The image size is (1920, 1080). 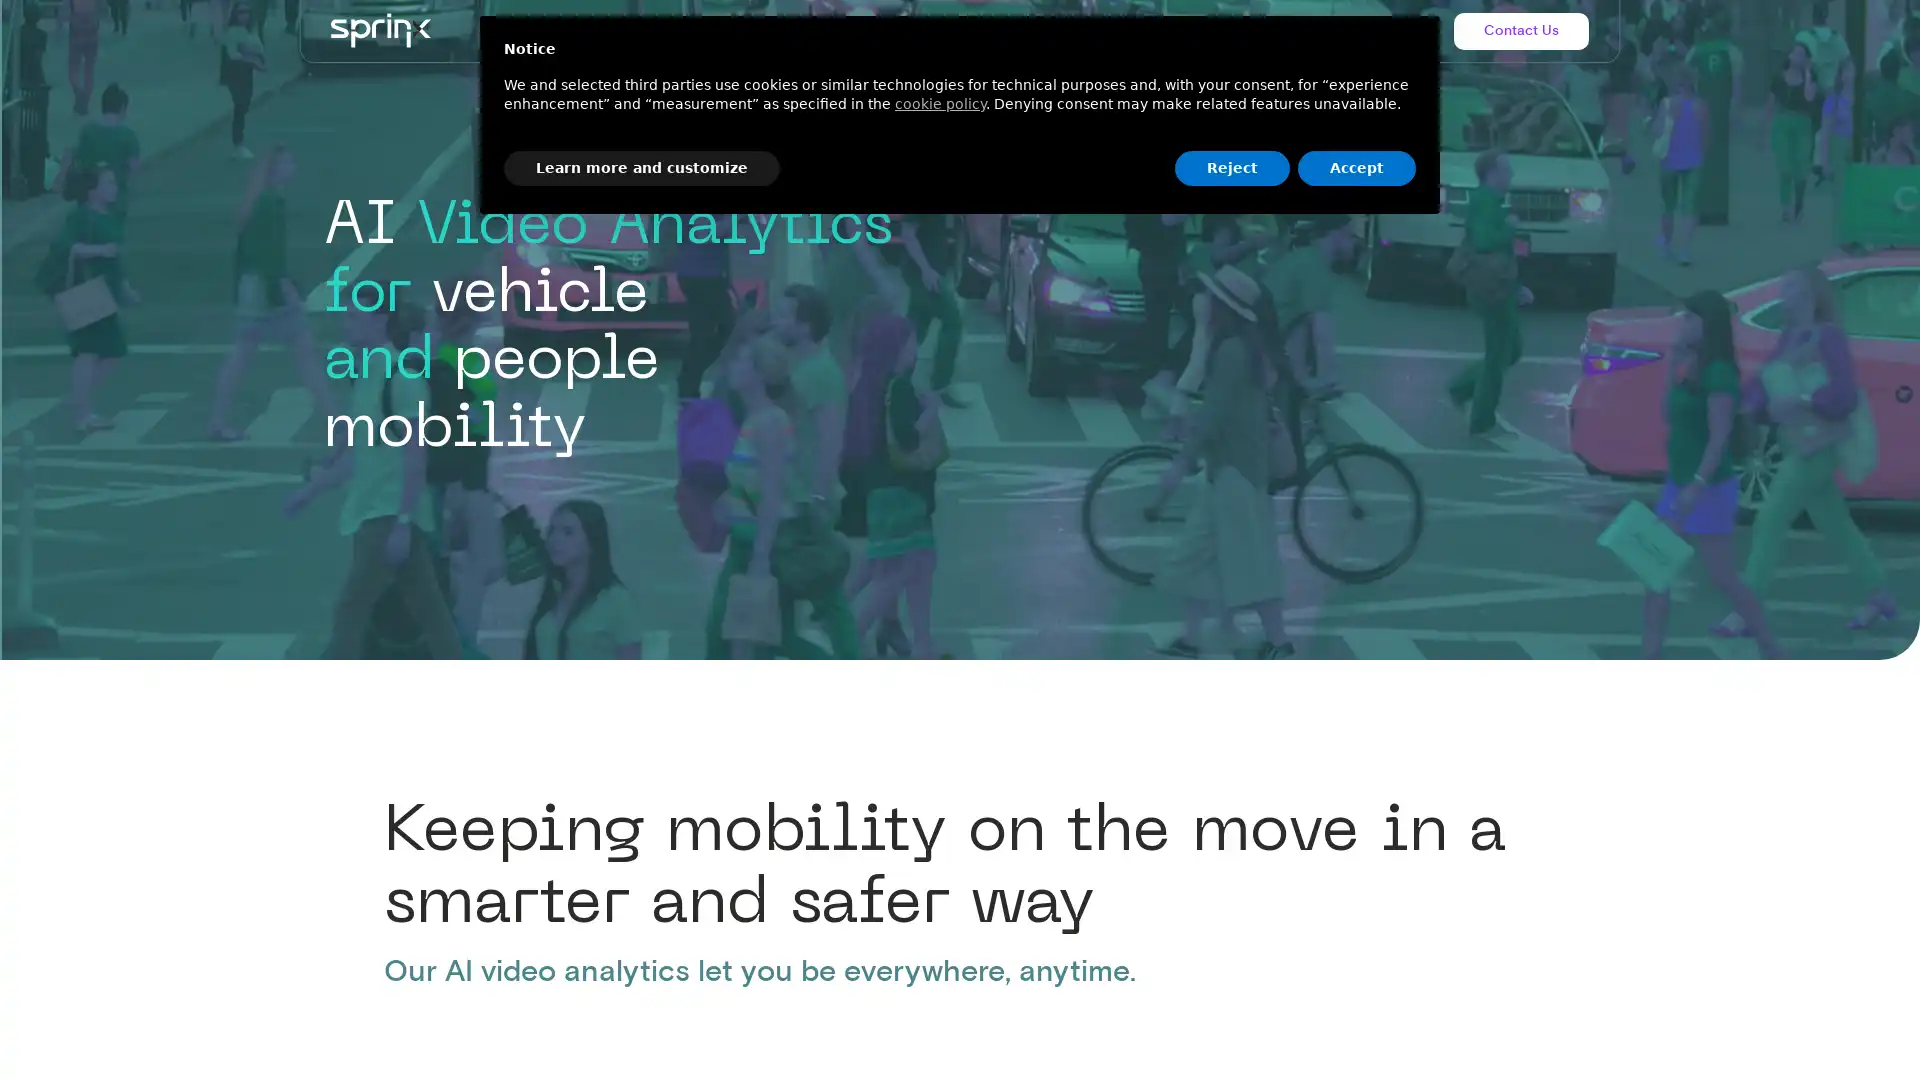 What do you see at coordinates (1231, 167) in the screenshot?
I see `Reject` at bounding box center [1231, 167].